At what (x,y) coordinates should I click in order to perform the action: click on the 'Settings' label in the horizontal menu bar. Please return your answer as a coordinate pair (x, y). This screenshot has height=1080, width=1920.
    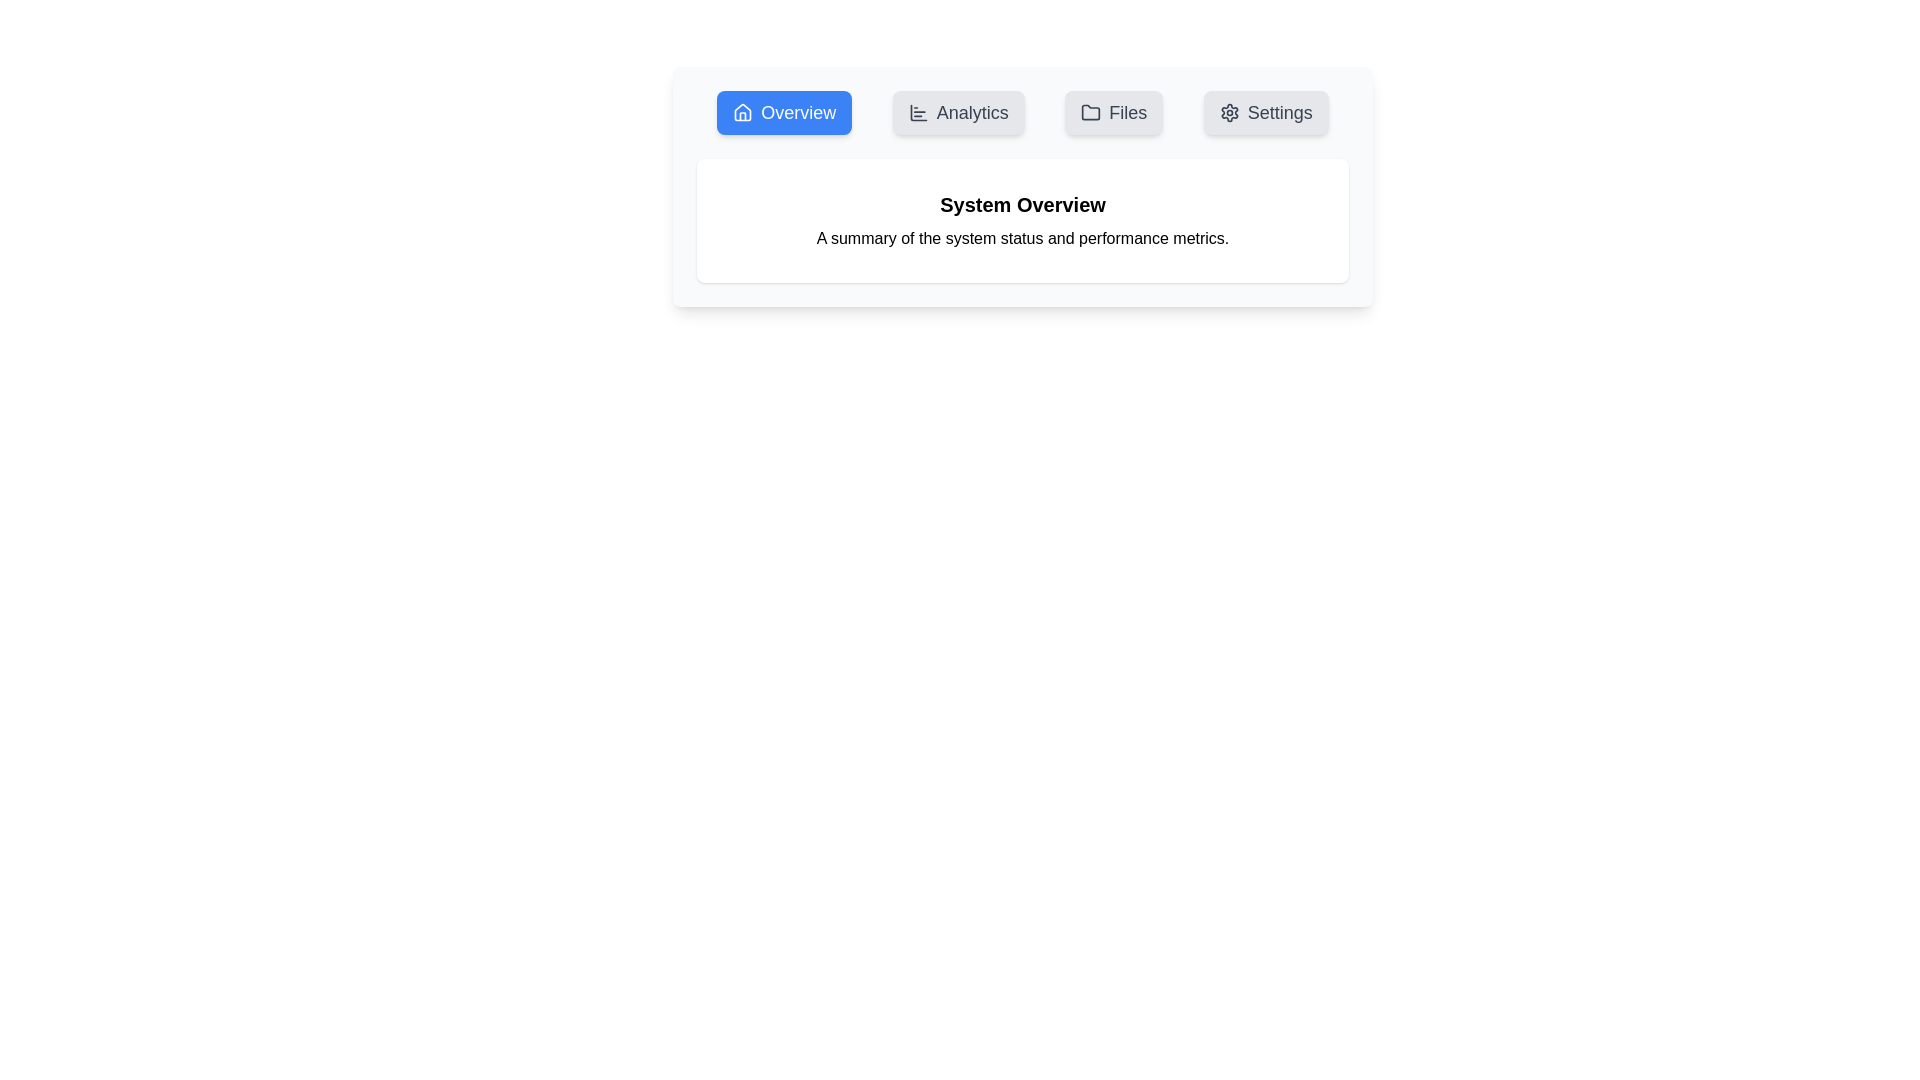
    Looking at the image, I should click on (1280, 112).